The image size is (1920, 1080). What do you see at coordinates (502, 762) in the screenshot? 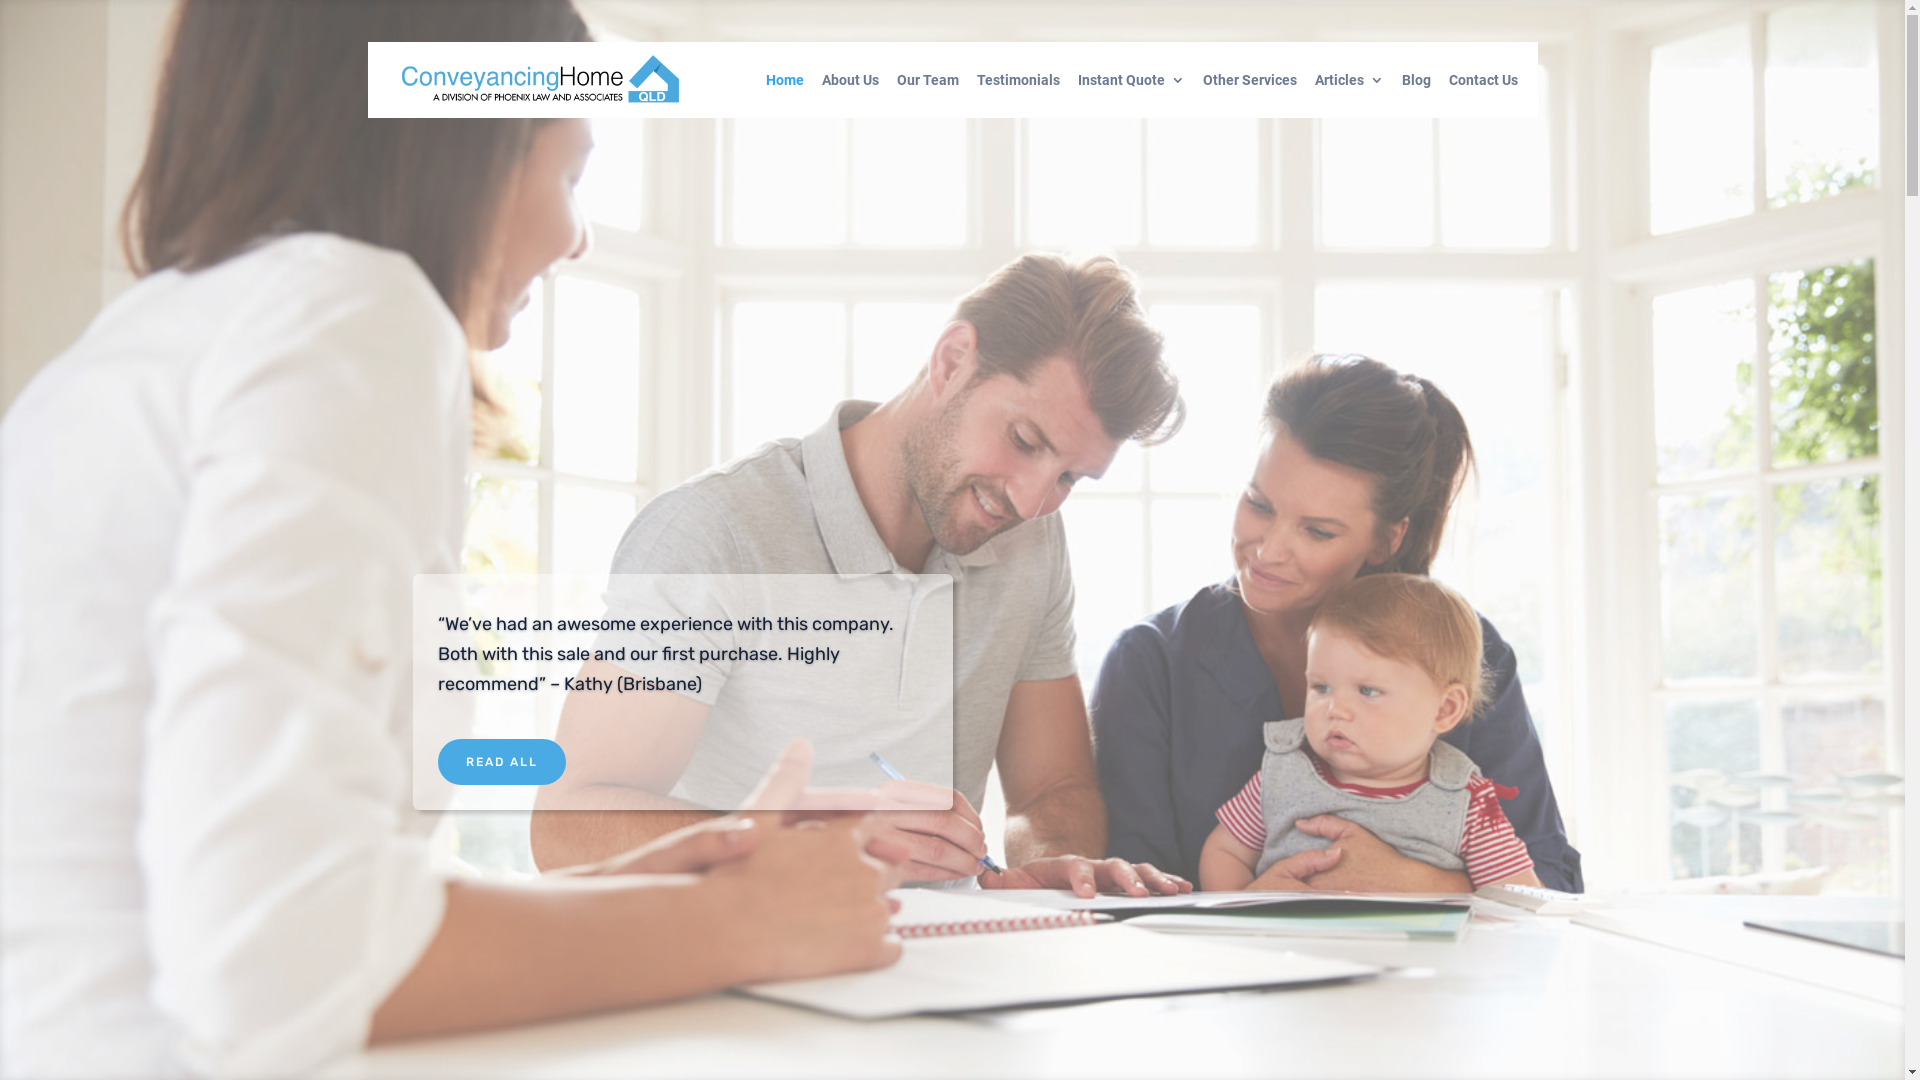
I see `'READ ALL'` at bounding box center [502, 762].